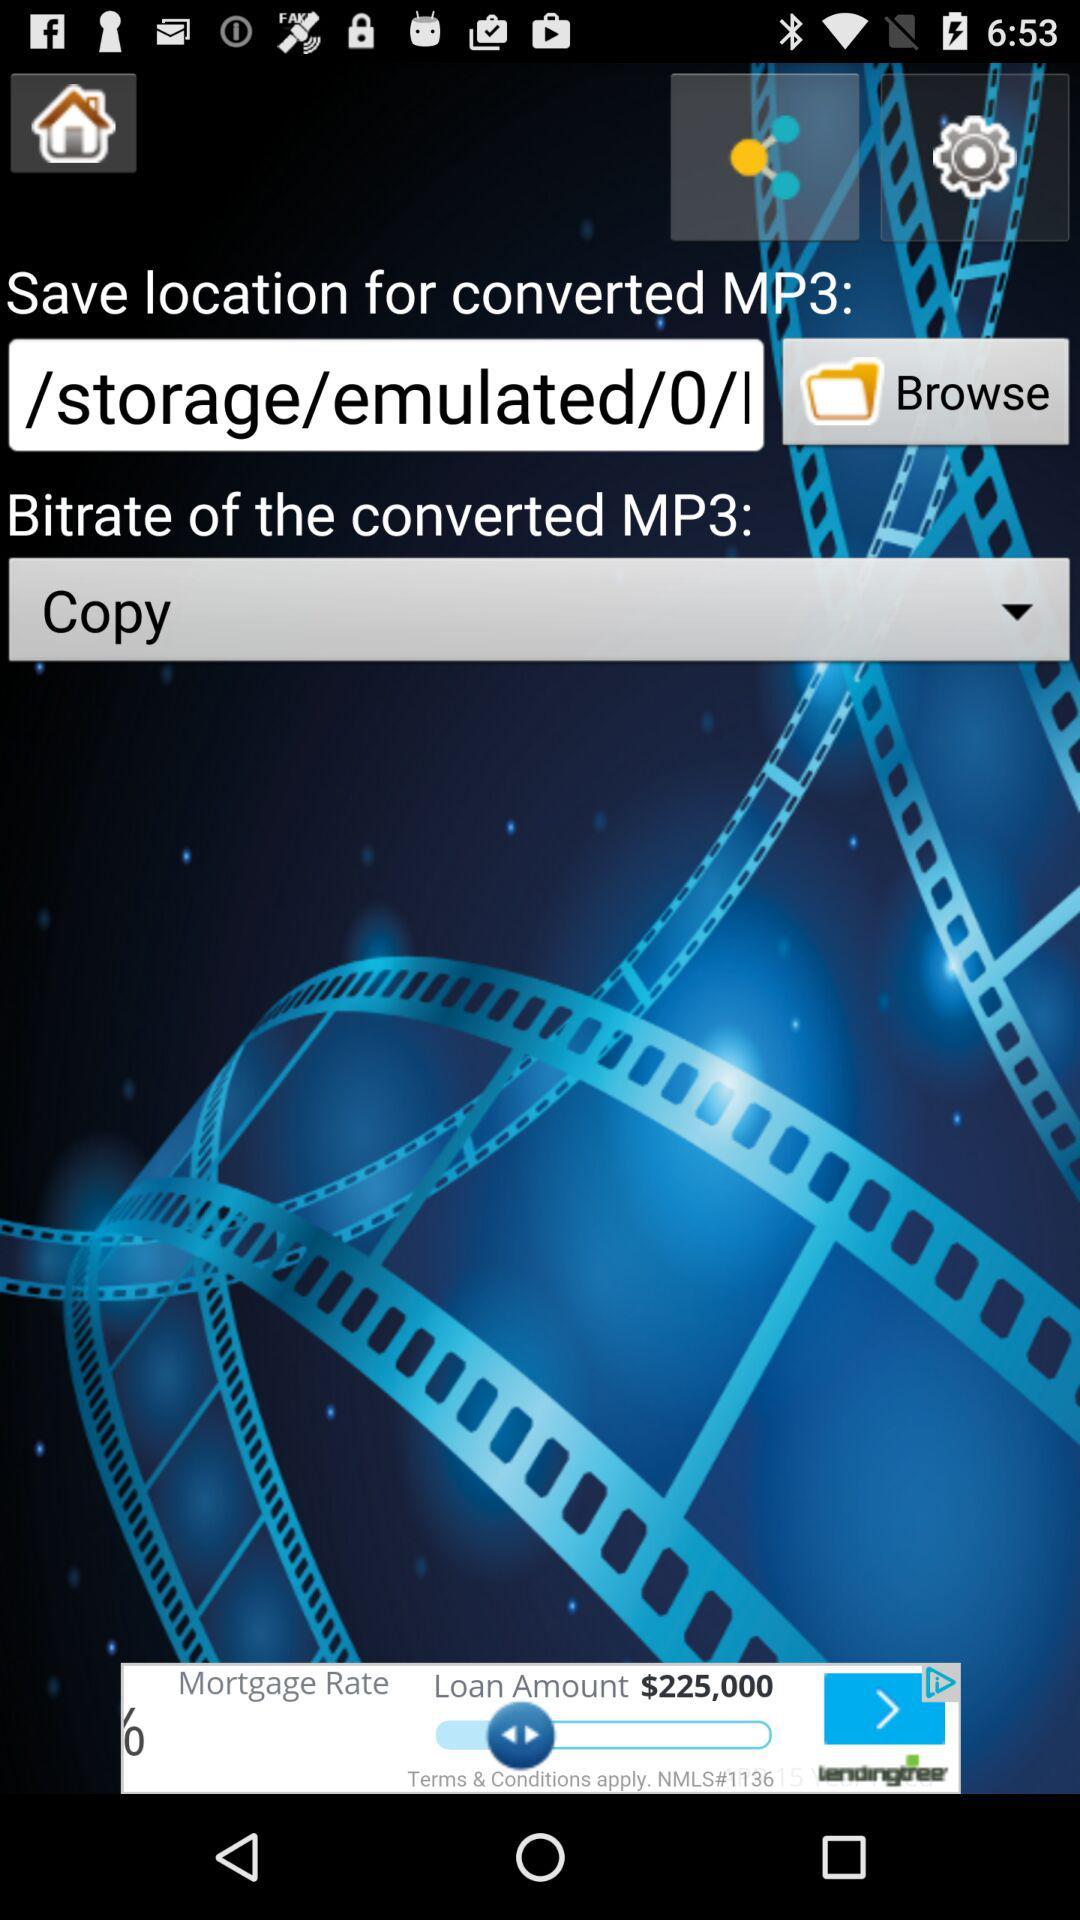 This screenshot has height=1920, width=1080. What do you see at coordinates (974, 156) in the screenshot?
I see `settings option` at bounding box center [974, 156].